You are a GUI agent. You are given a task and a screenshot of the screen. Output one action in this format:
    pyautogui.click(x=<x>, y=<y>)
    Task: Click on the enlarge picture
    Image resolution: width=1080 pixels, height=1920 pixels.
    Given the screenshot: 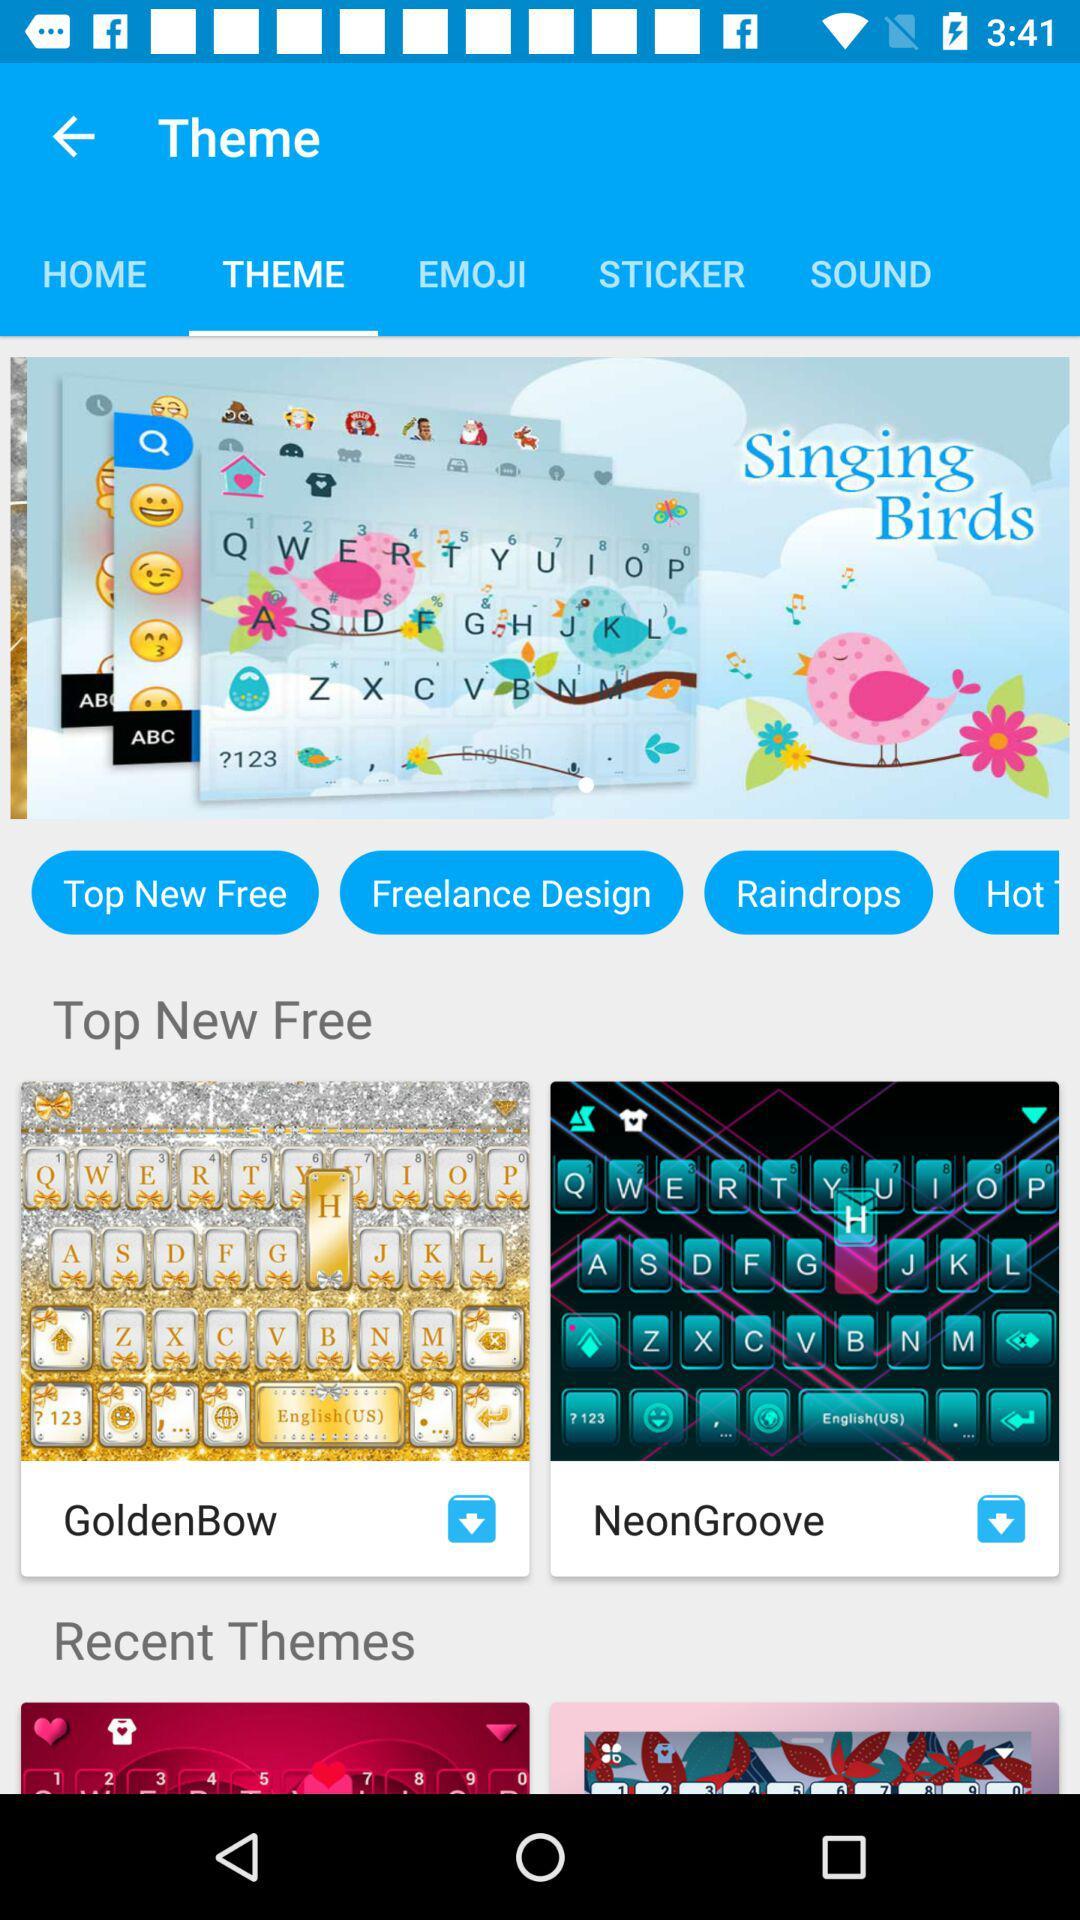 What is the action you would take?
    pyautogui.click(x=540, y=587)
    